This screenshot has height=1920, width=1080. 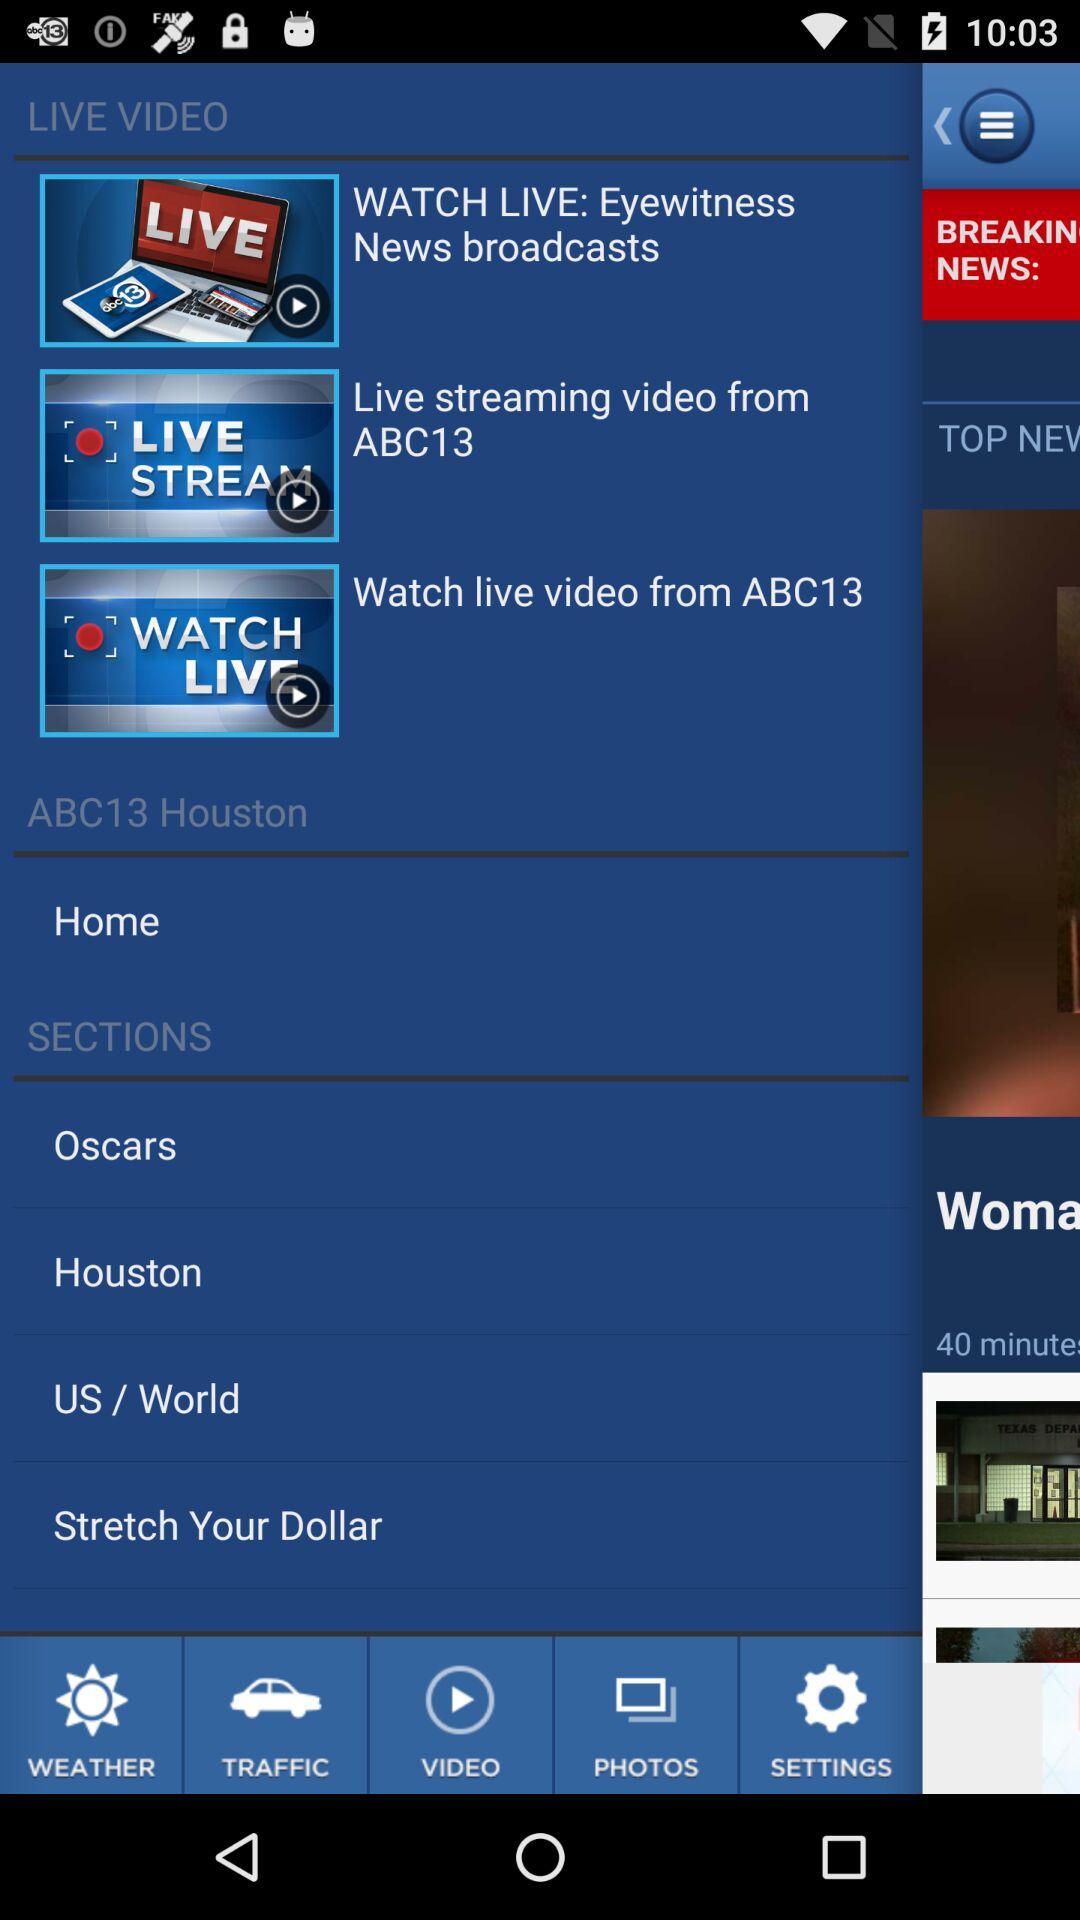 What do you see at coordinates (460, 1714) in the screenshot?
I see `video` at bounding box center [460, 1714].